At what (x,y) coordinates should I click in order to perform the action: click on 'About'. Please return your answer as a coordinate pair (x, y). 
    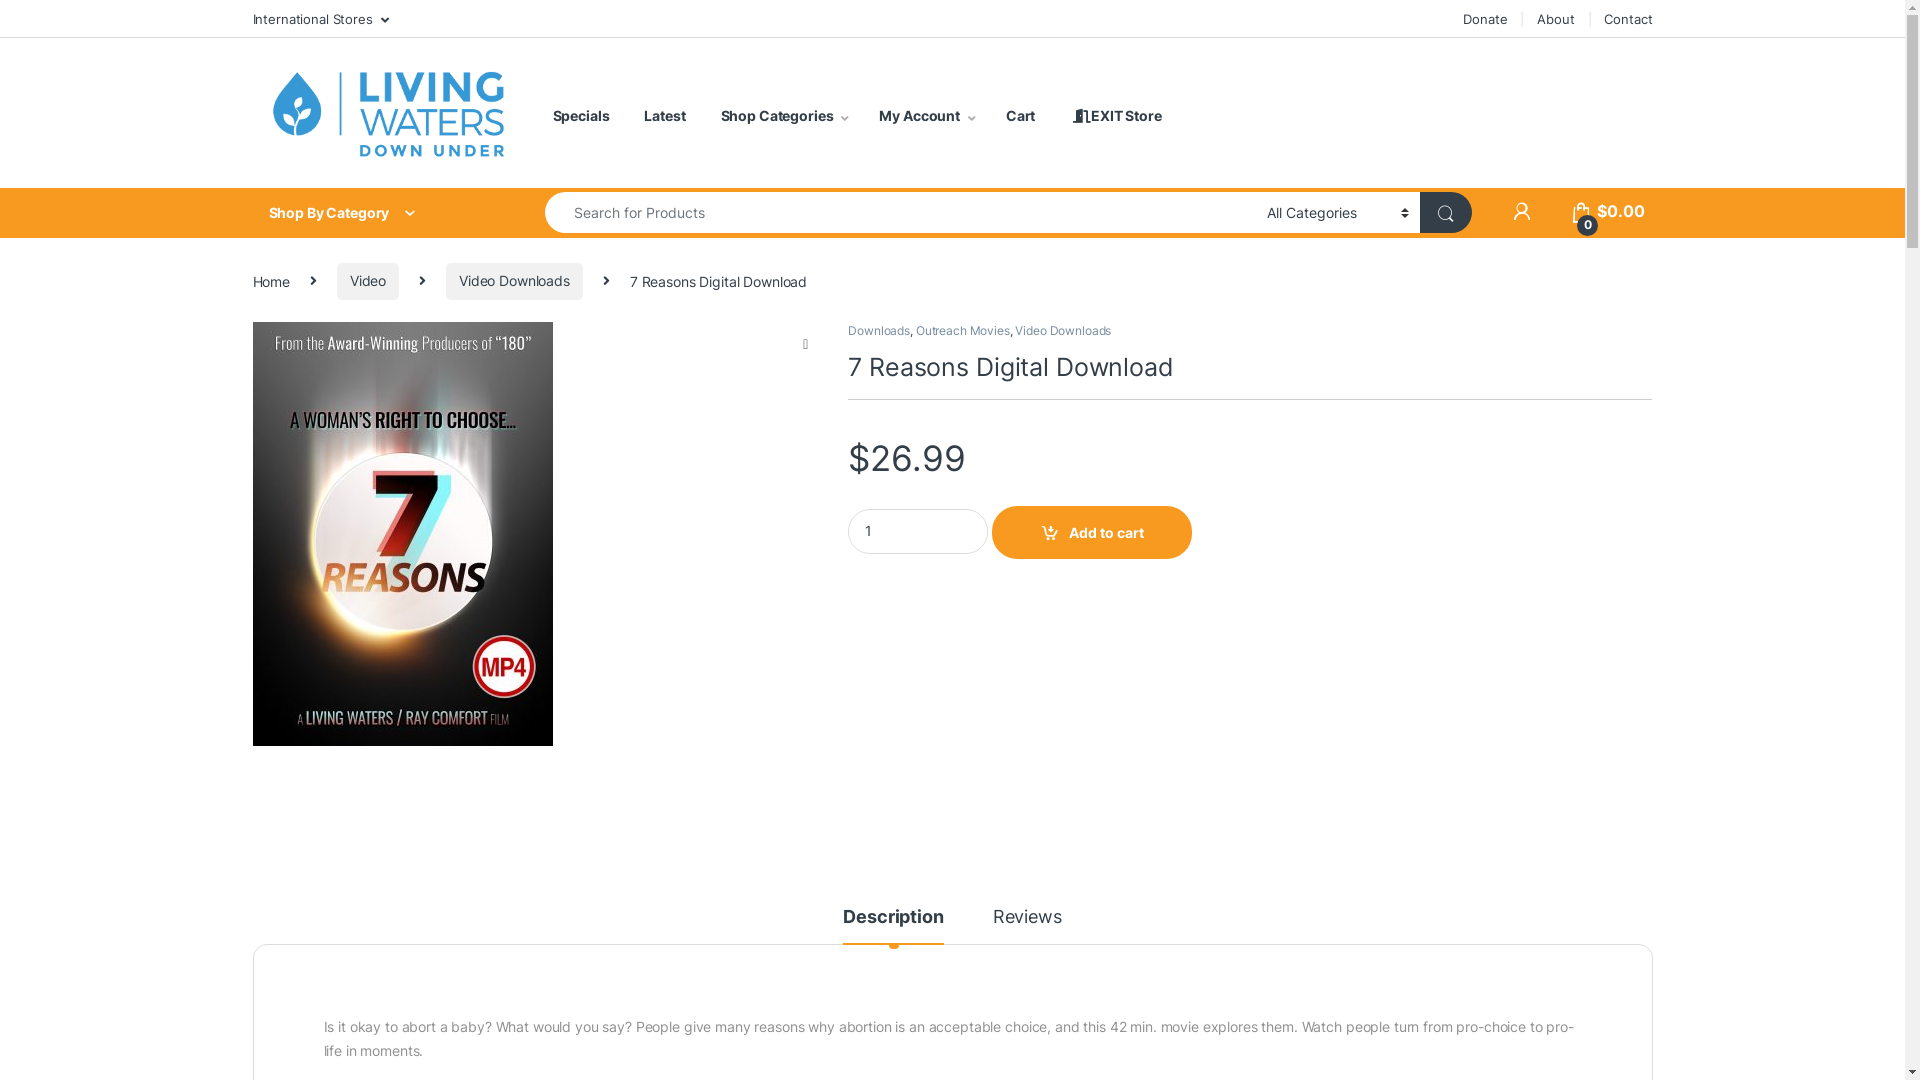
    Looking at the image, I should click on (1554, 18).